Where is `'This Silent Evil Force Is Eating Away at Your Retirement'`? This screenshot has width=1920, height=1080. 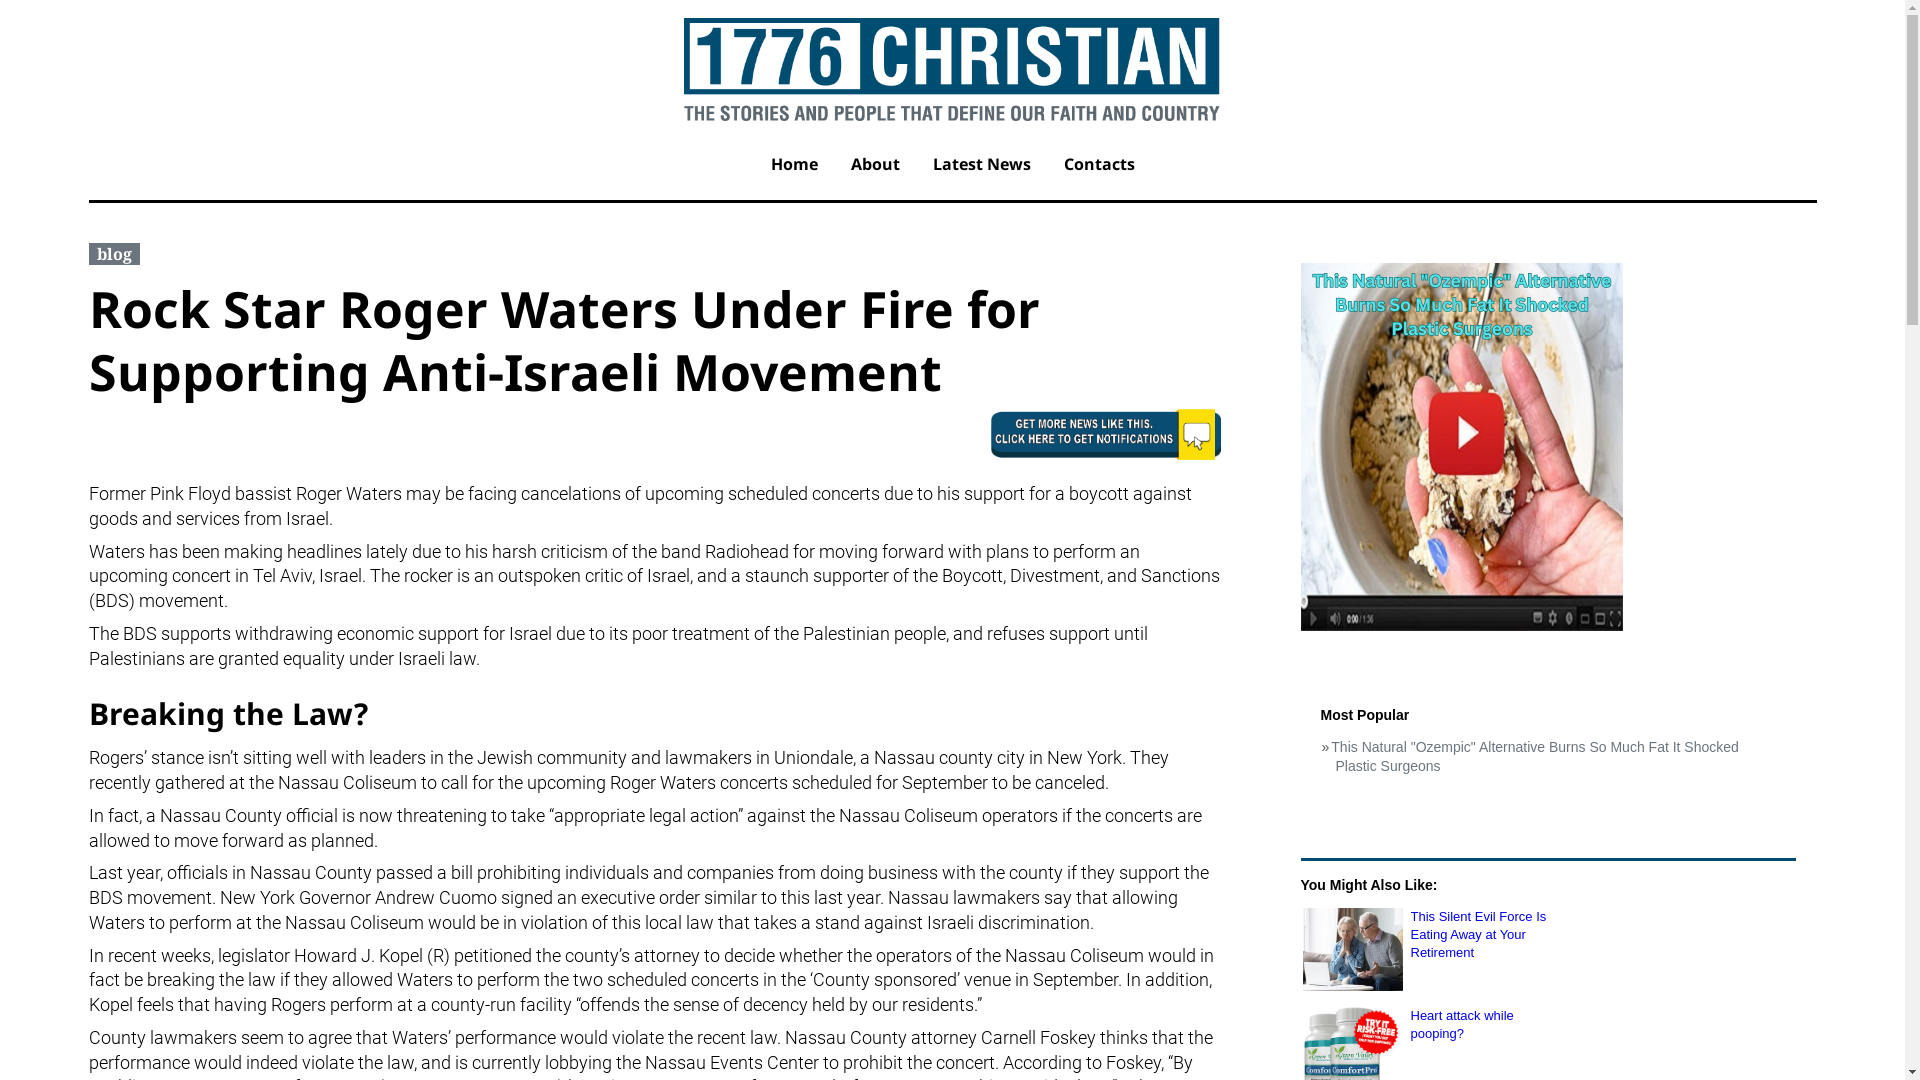
'This Silent Evil Force Is Eating Away at Your Retirement' is located at coordinates (1352, 948).